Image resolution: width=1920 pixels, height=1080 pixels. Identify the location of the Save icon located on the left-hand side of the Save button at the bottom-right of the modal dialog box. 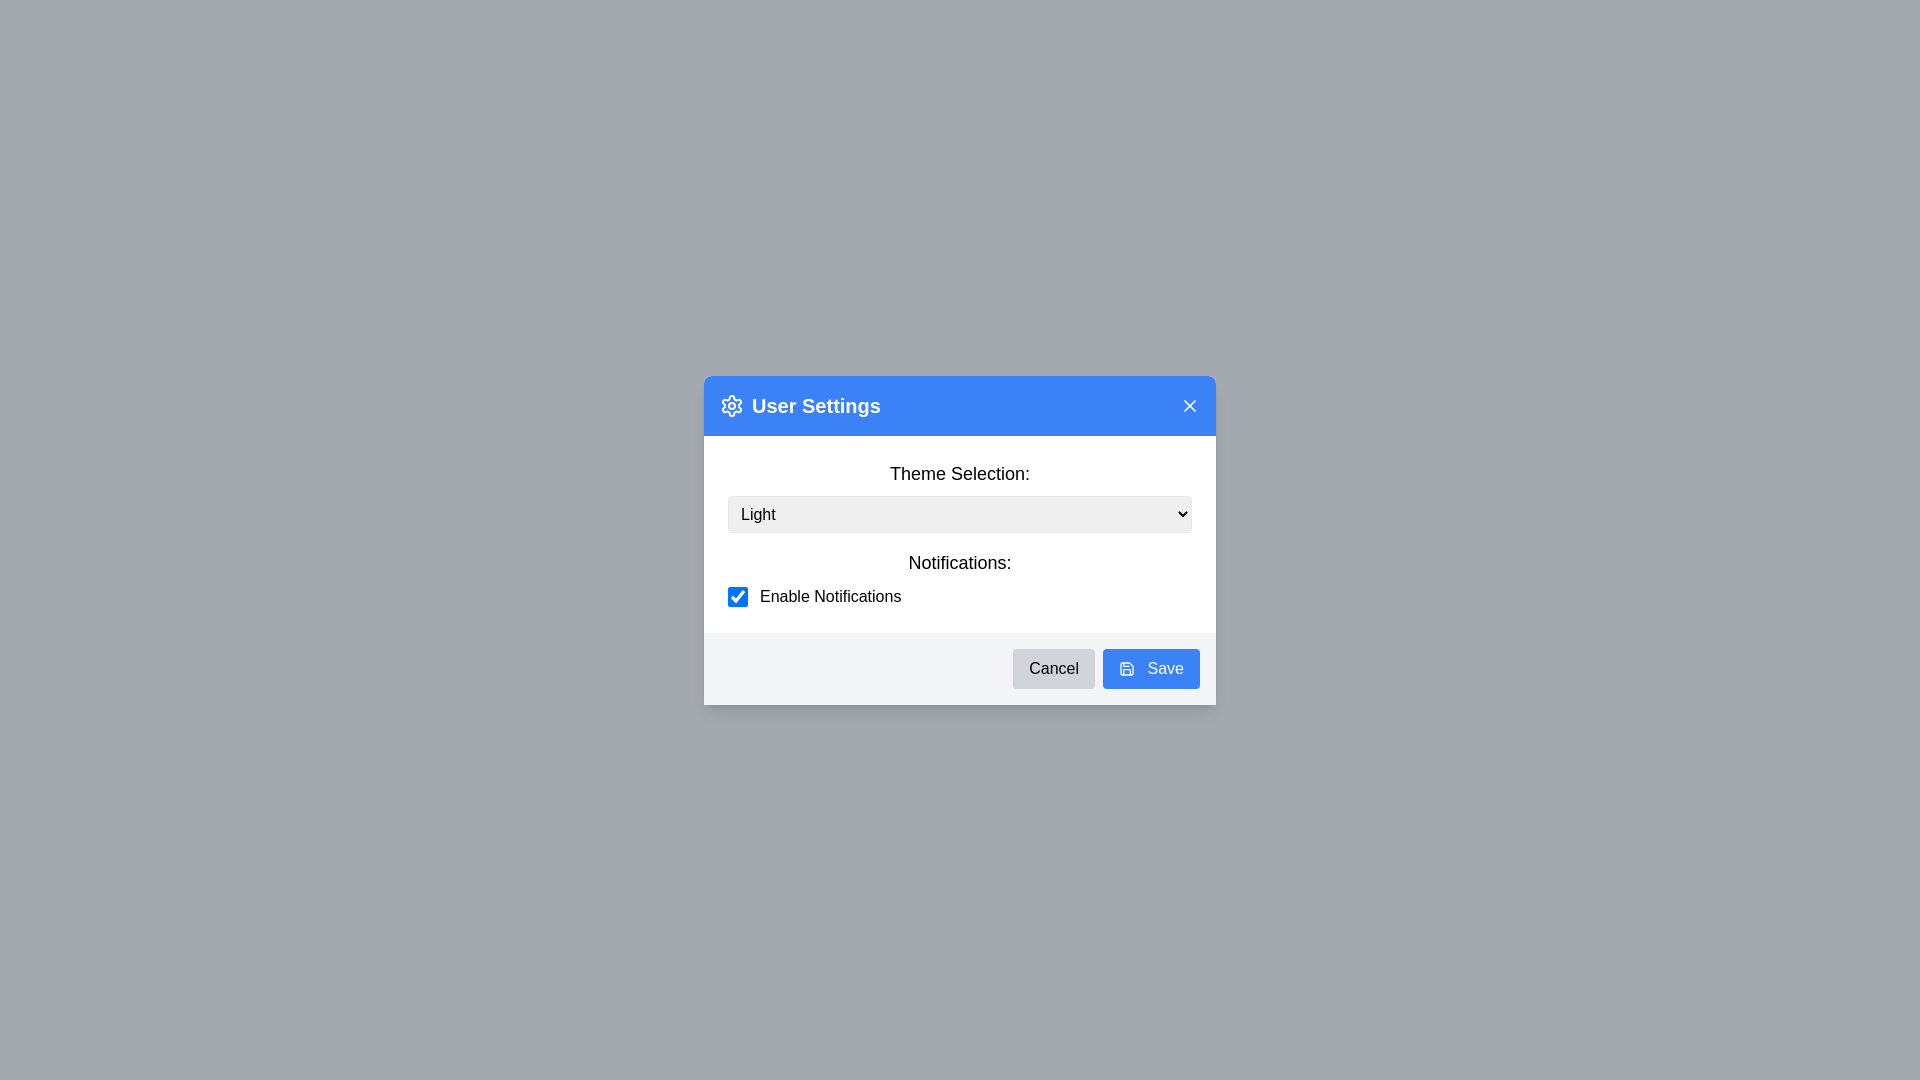
(1127, 669).